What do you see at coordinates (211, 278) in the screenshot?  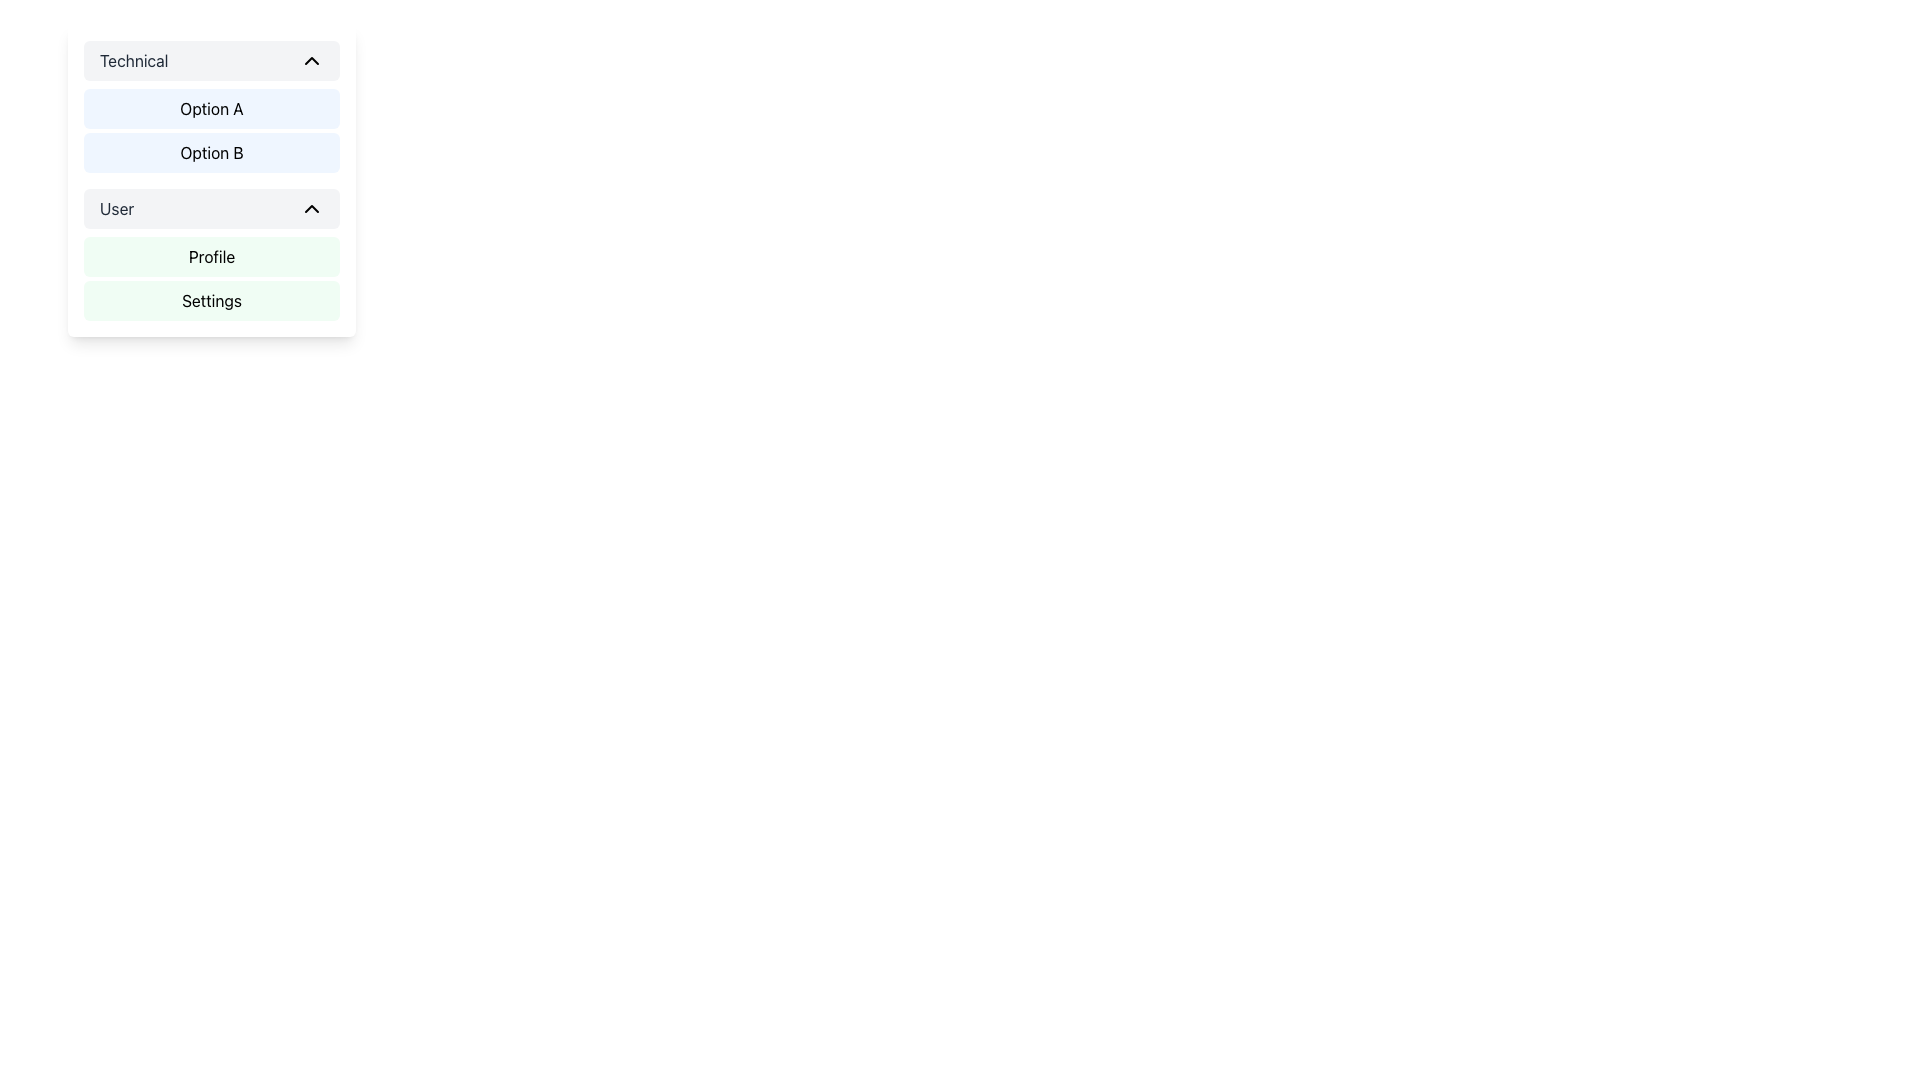 I see `the 'Profile' option in the dropdown menu under the 'User' category` at bounding box center [211, 278].